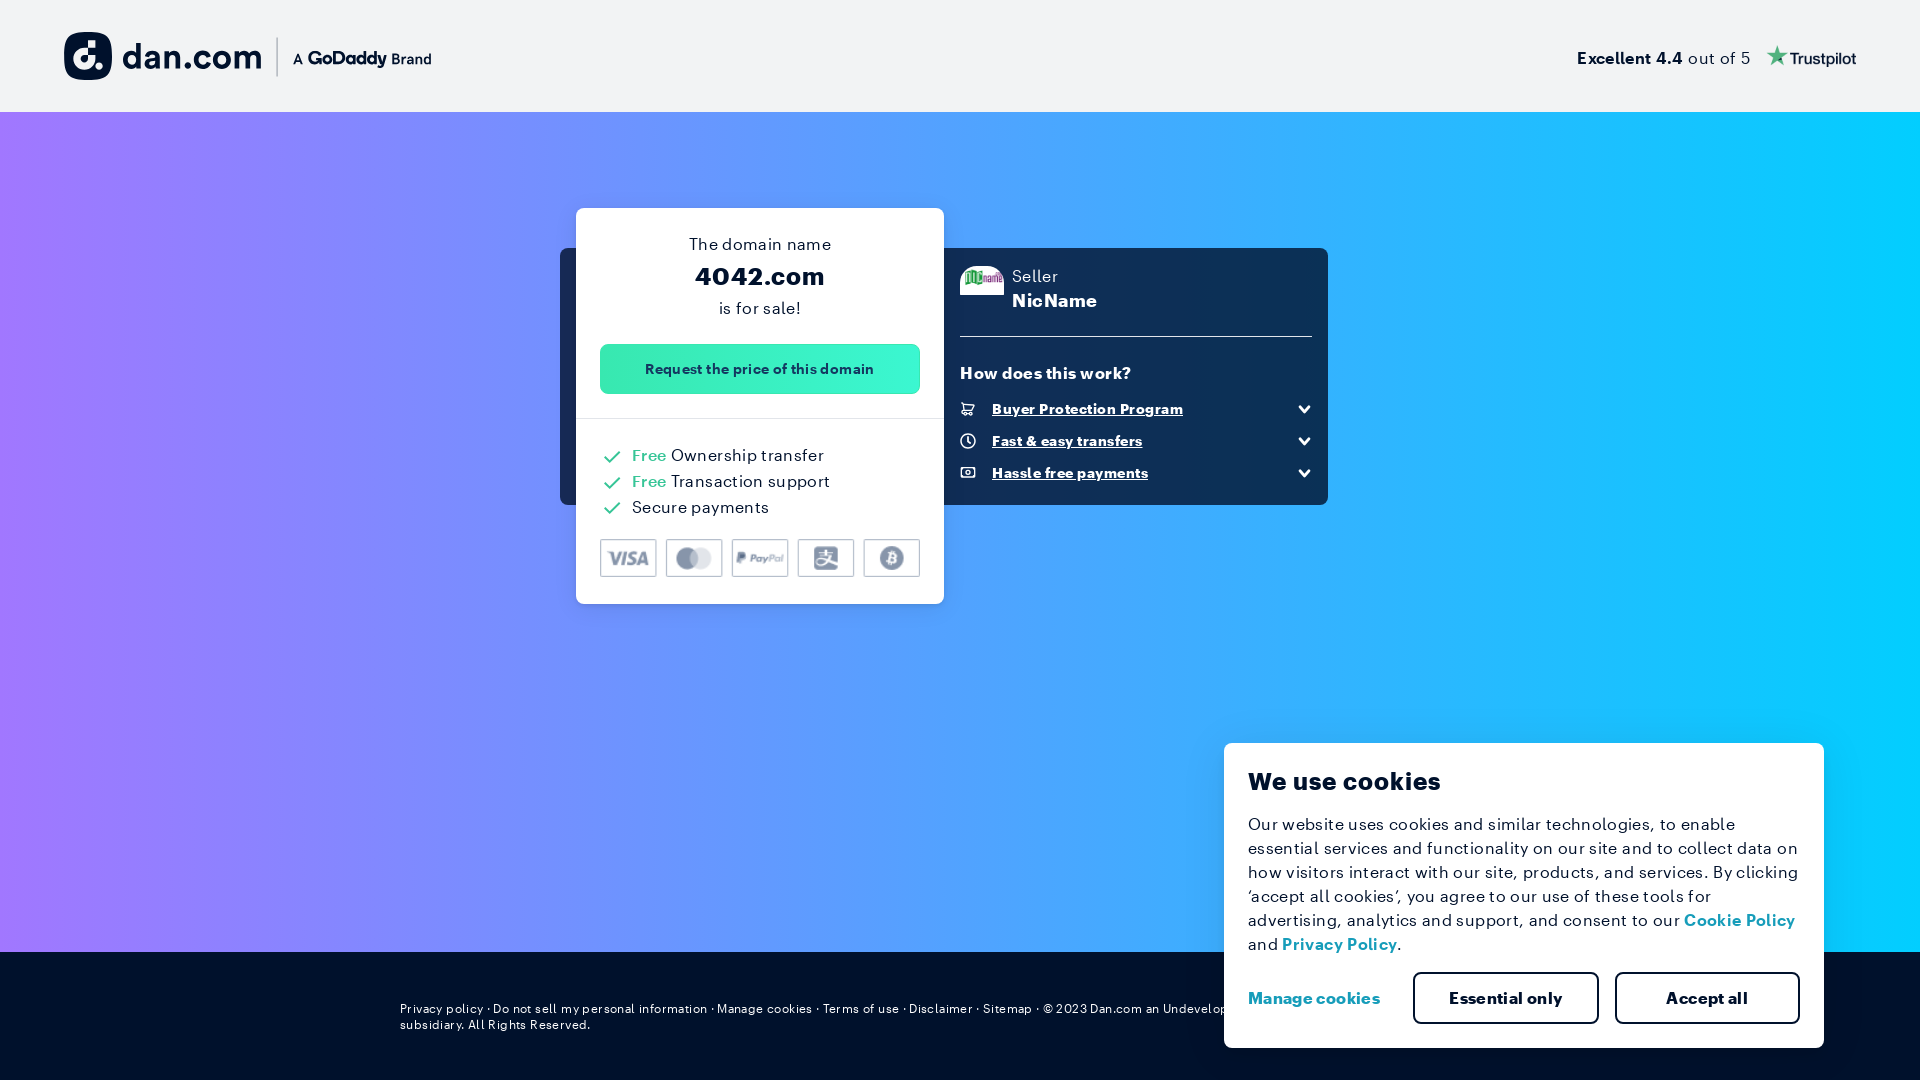 This screenshot has height=1080, width=1920. What do you see at coordinates (1339, 943) in the screenshot?
I see `'Privacy Policy'` at bounding box center [1339, 943].